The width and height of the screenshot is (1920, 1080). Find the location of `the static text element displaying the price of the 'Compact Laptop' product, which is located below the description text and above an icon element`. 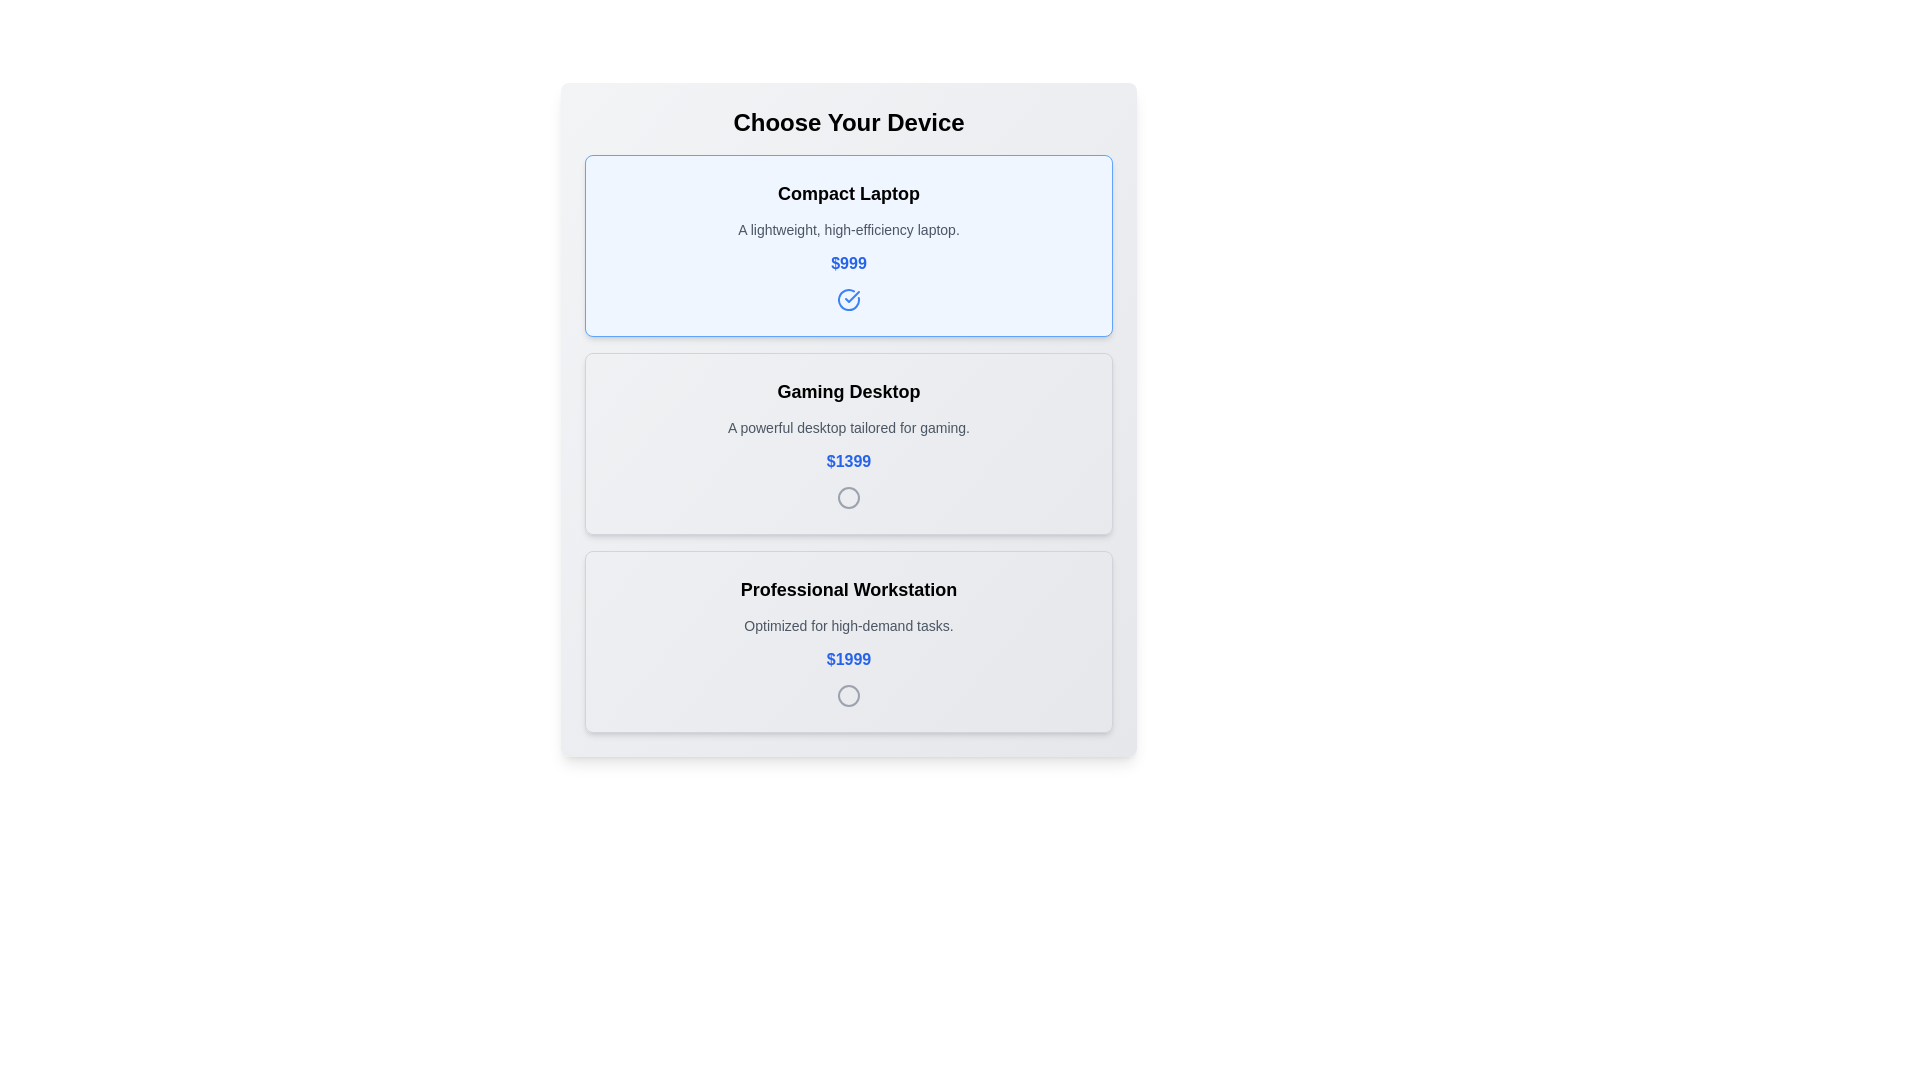

the static text element displaying the price of the 'Compact Laptop' product, which is located below the description text and above an icon element is located at coordinates (849, 262).